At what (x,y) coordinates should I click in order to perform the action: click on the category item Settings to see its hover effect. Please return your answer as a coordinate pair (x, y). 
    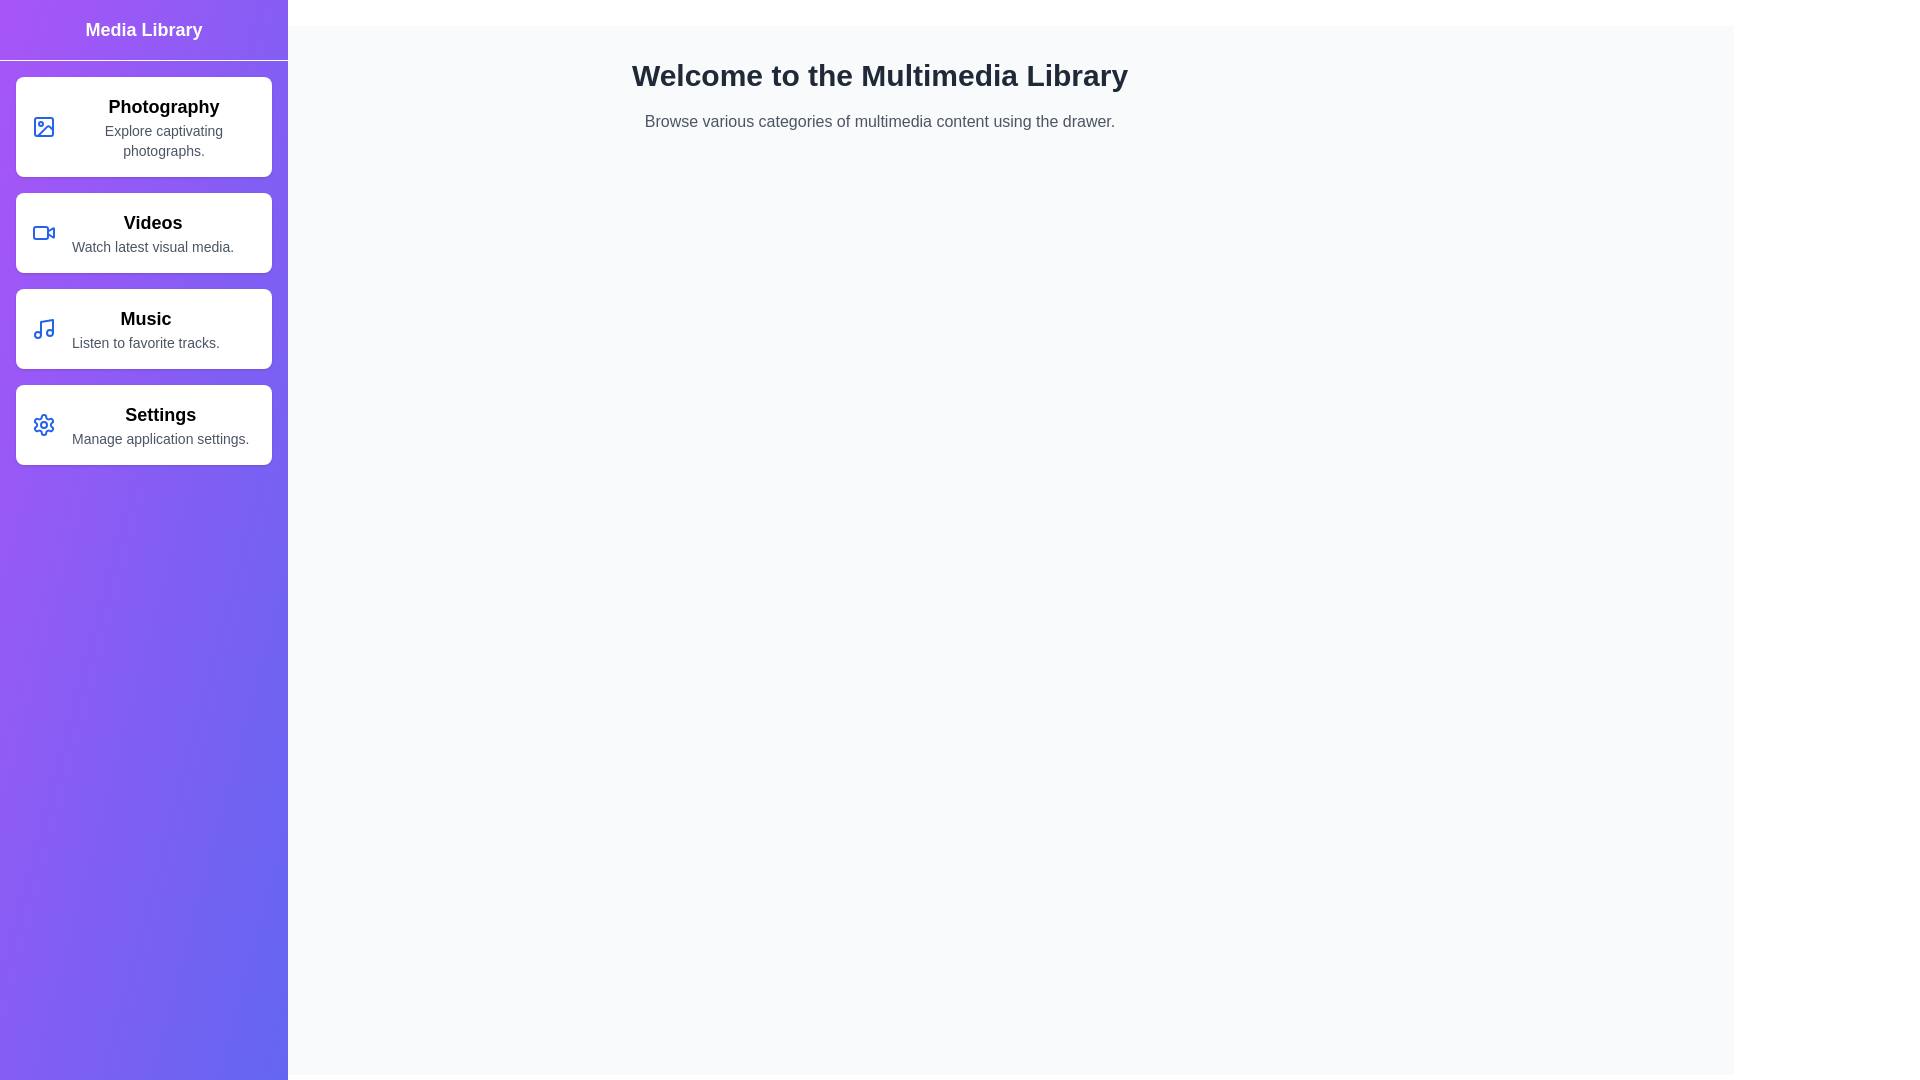
    Looking at the image, I should click on (143, 423).